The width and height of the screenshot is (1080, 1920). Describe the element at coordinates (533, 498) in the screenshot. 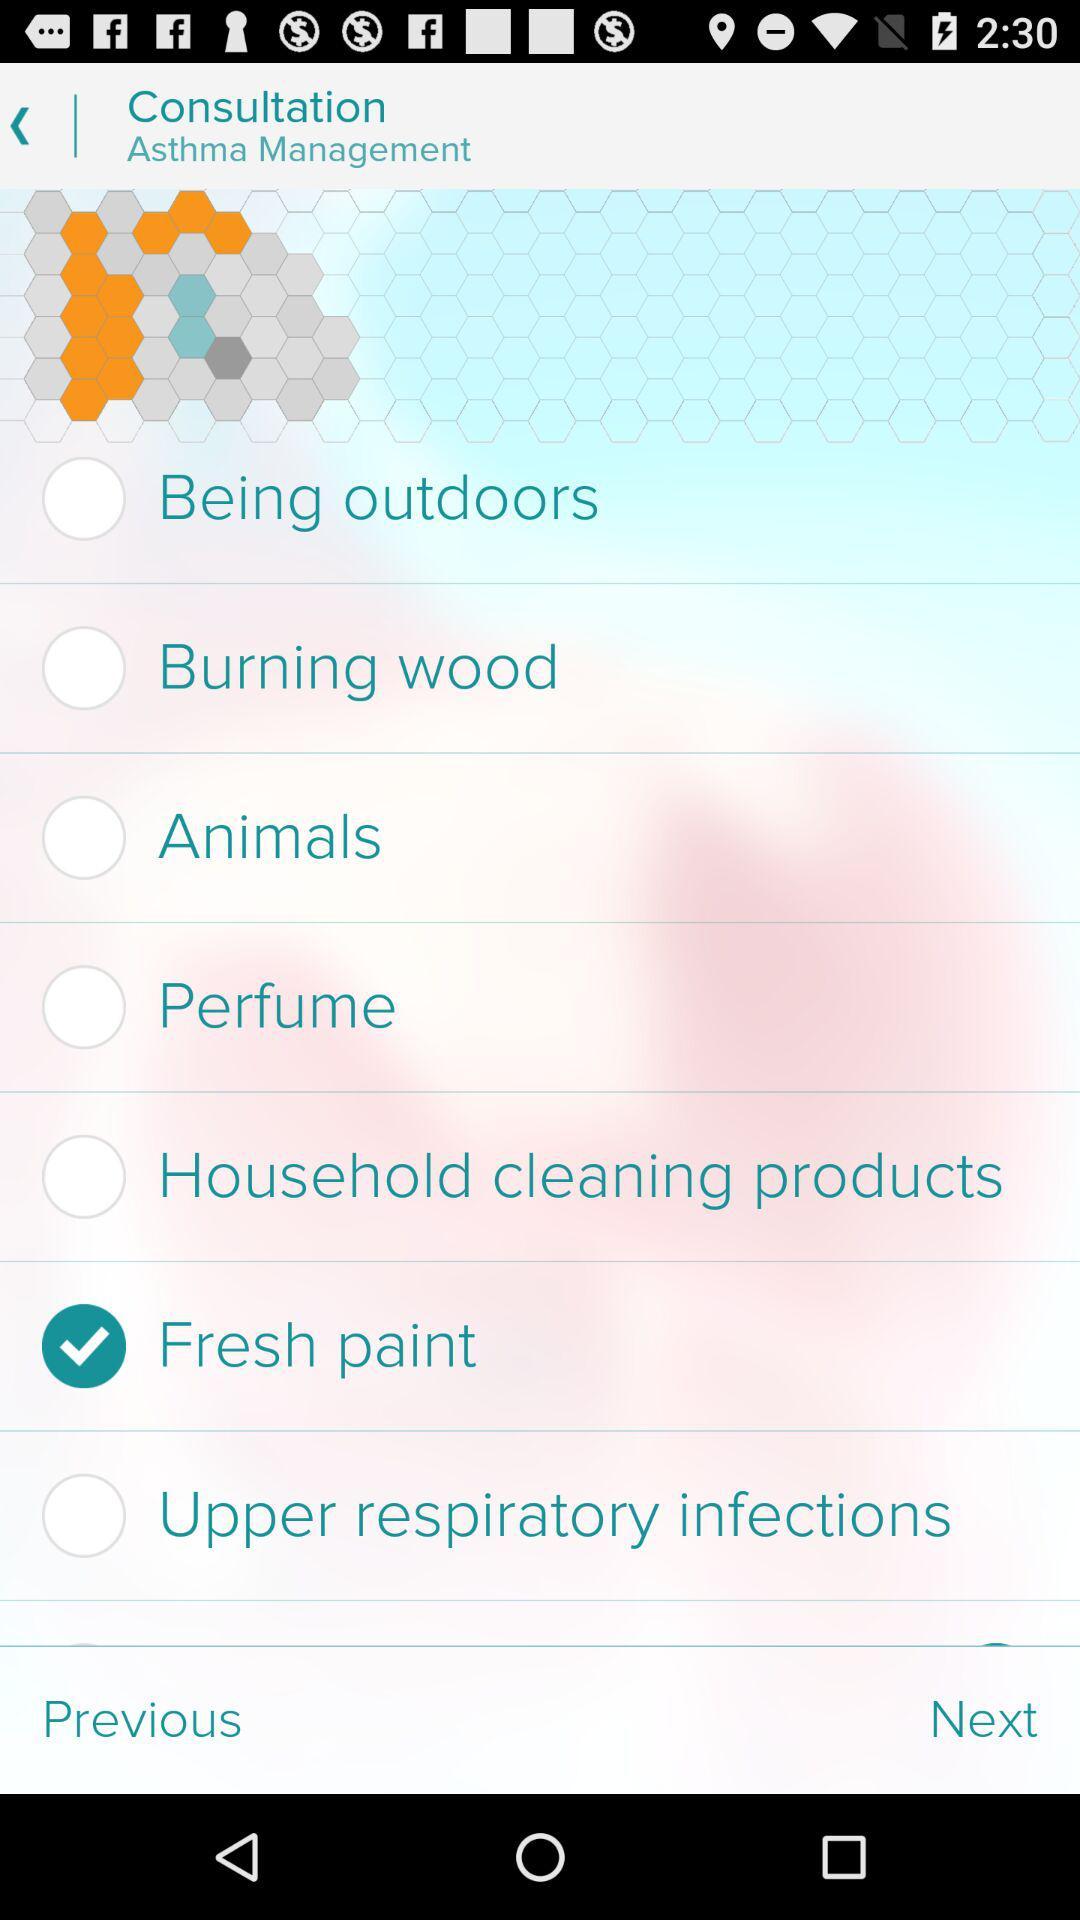

I see `being outdoors` at that location.